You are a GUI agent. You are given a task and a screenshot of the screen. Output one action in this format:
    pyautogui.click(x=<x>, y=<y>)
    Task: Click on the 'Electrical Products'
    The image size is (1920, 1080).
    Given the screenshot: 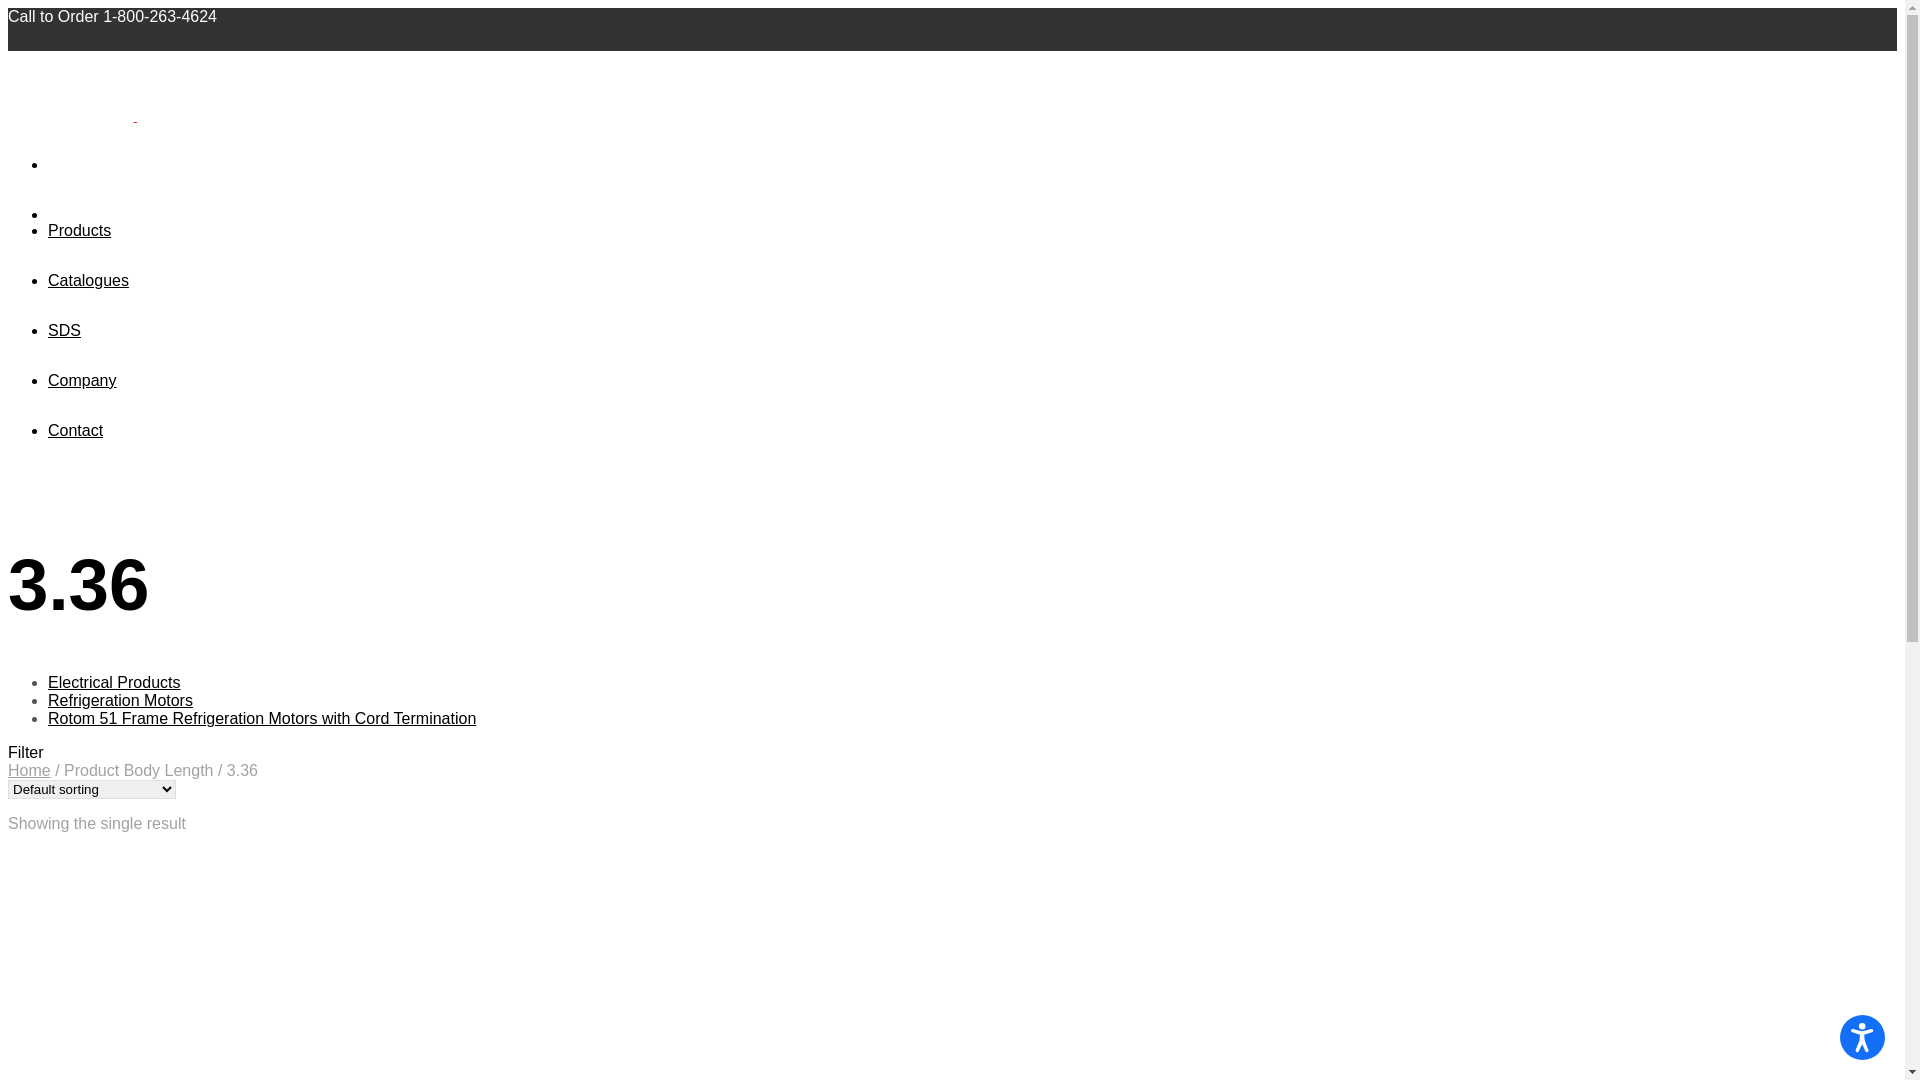 What is the action you would take?
    pyautogui.click(x=113, y=681)
    